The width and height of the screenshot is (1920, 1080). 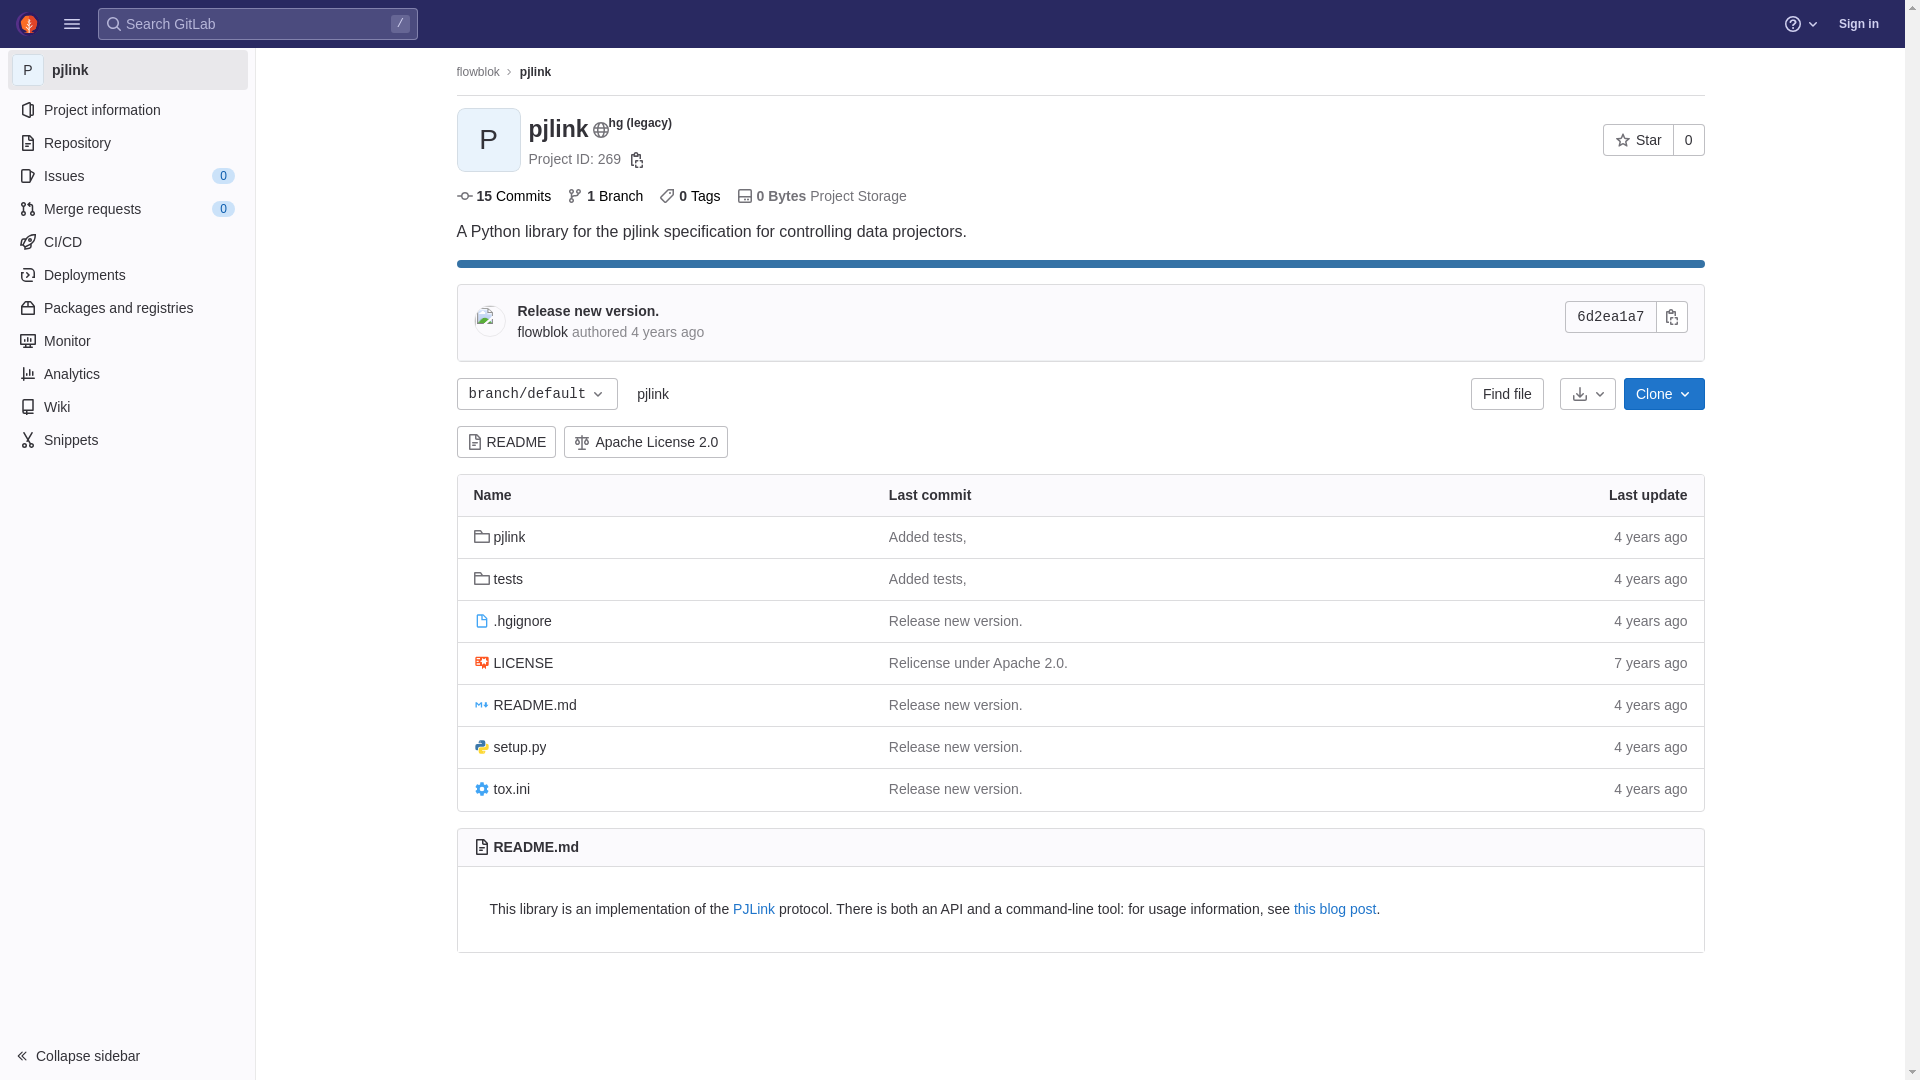 I want to click on 'Star', so click(x=1603, y=138).